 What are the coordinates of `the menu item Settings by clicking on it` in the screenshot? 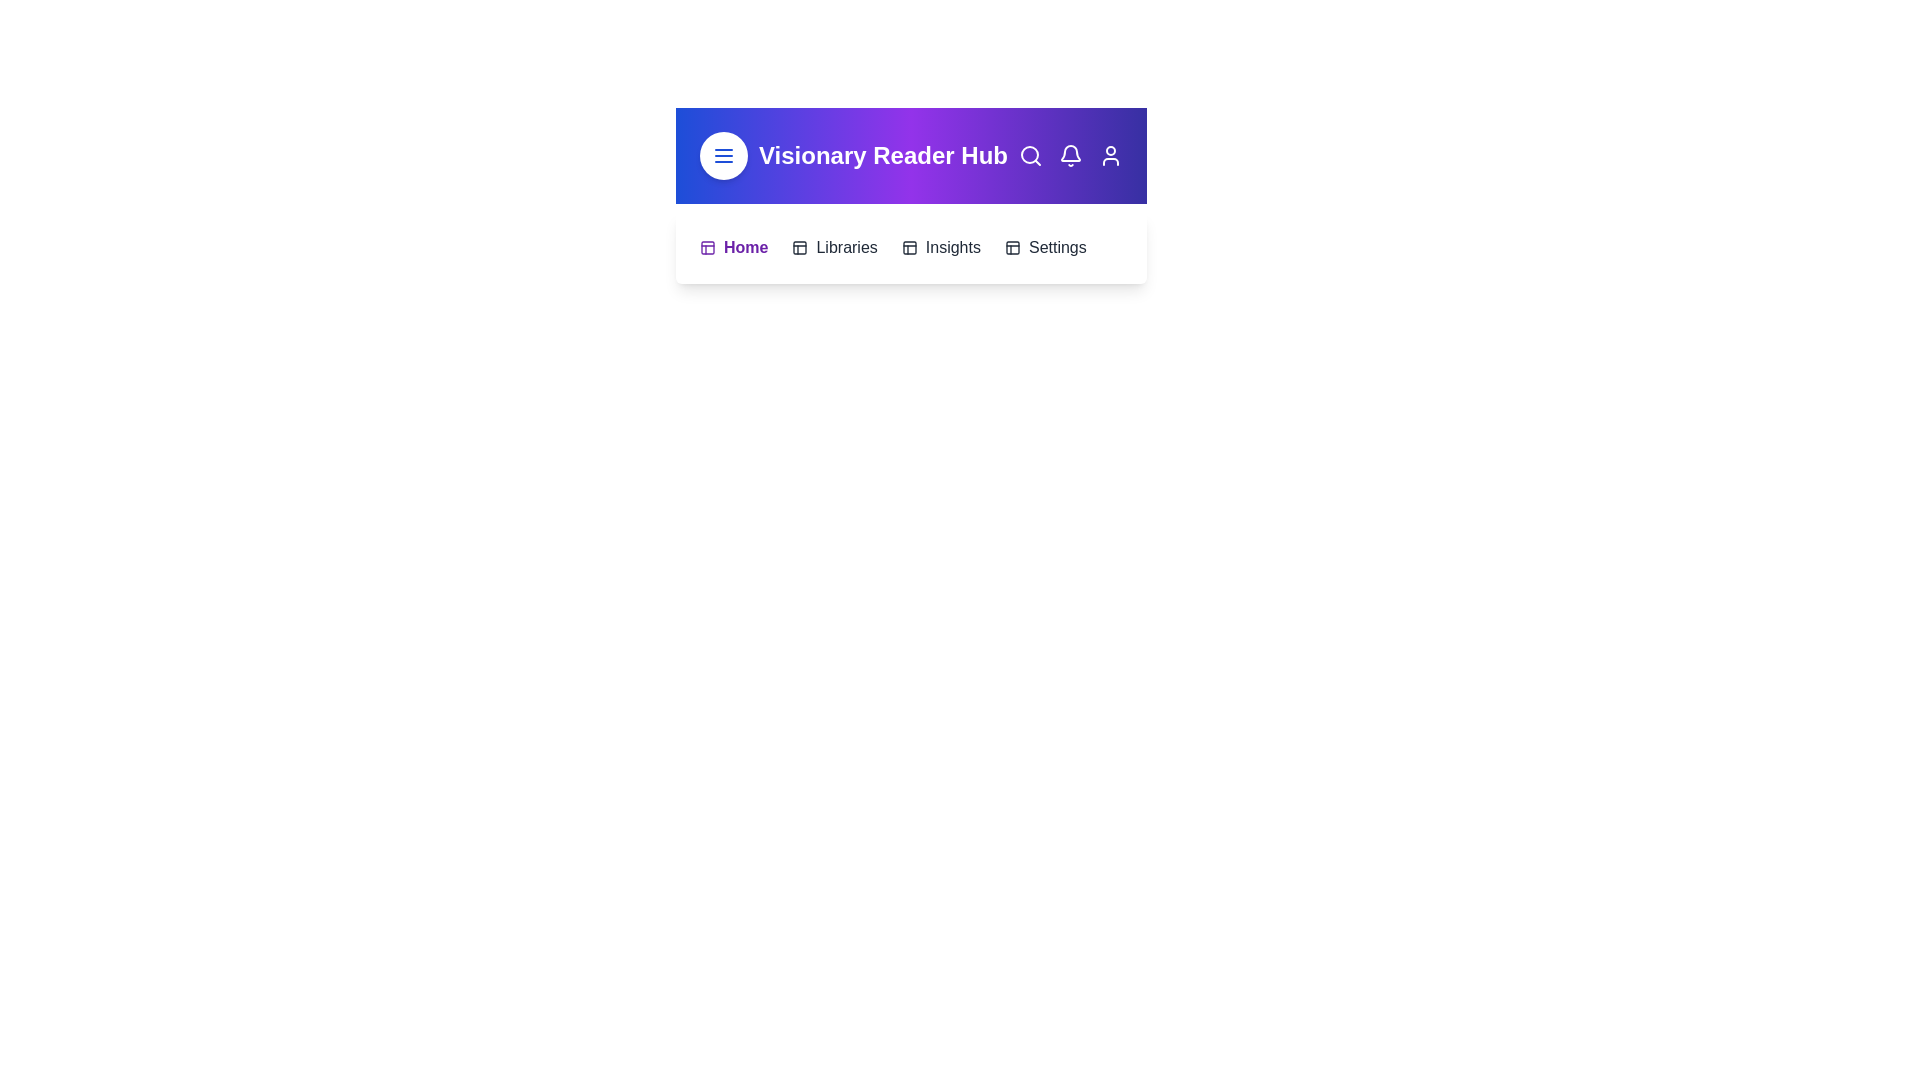 It's located at (1044, 246).